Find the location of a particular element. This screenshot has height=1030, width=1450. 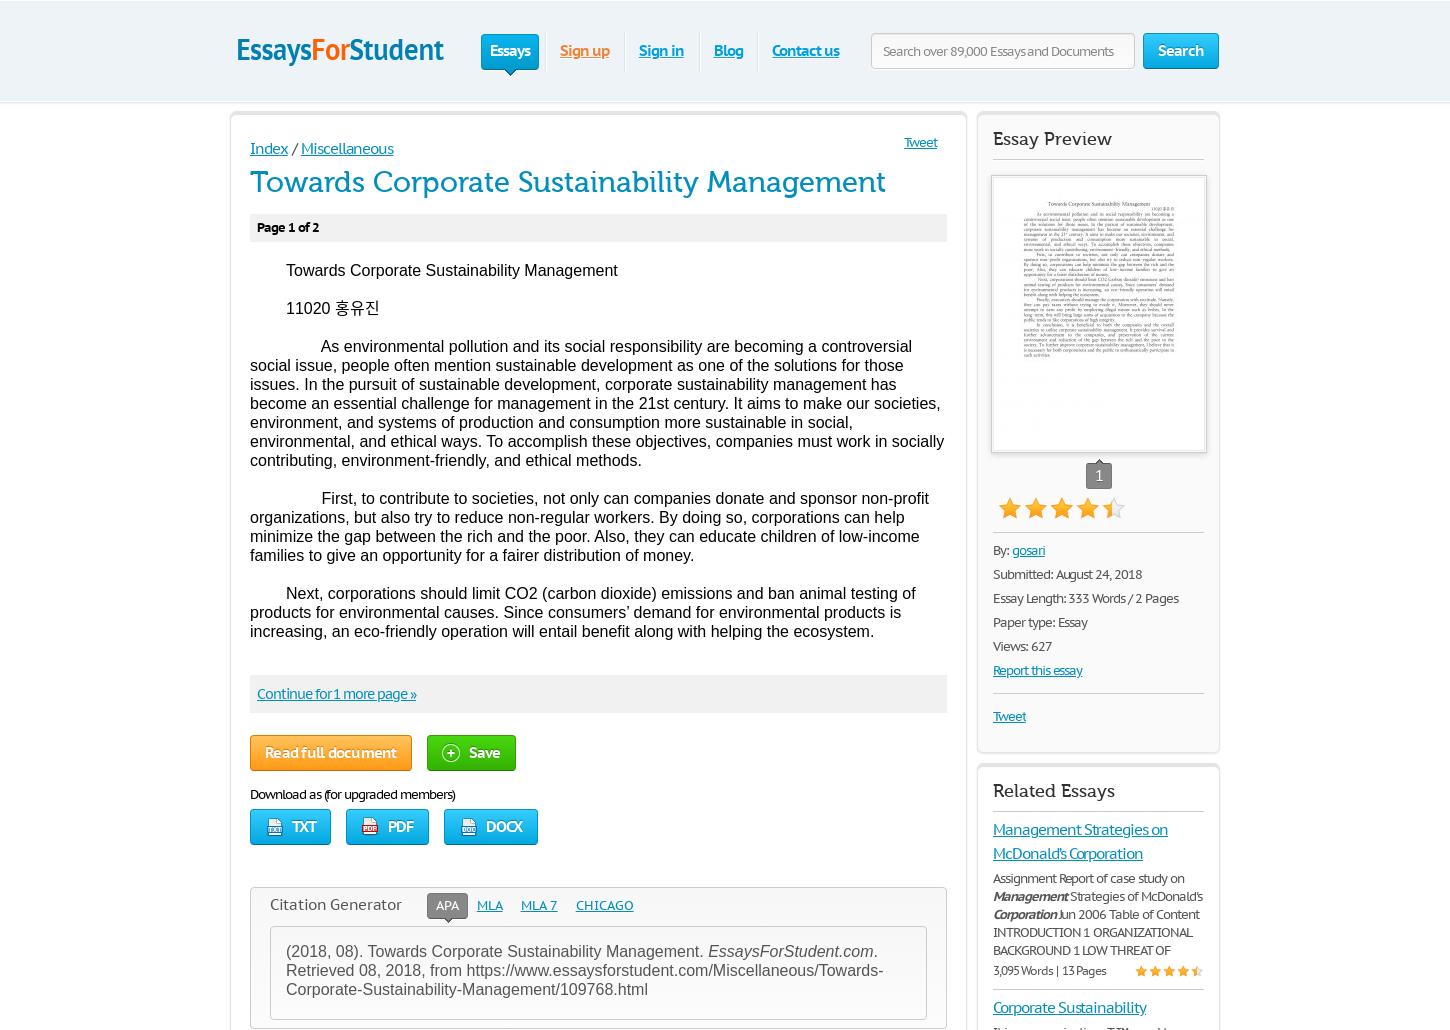

'Next, corporations should limit CO2 (carbon dioxide) emissions and ban animal testing of products for environmental causes. Since consumers’ demand for environmental products is increasing, an eco-friendly operation will entail benefit along with helping the ecosystem.' is located at coordinates (582, 611).